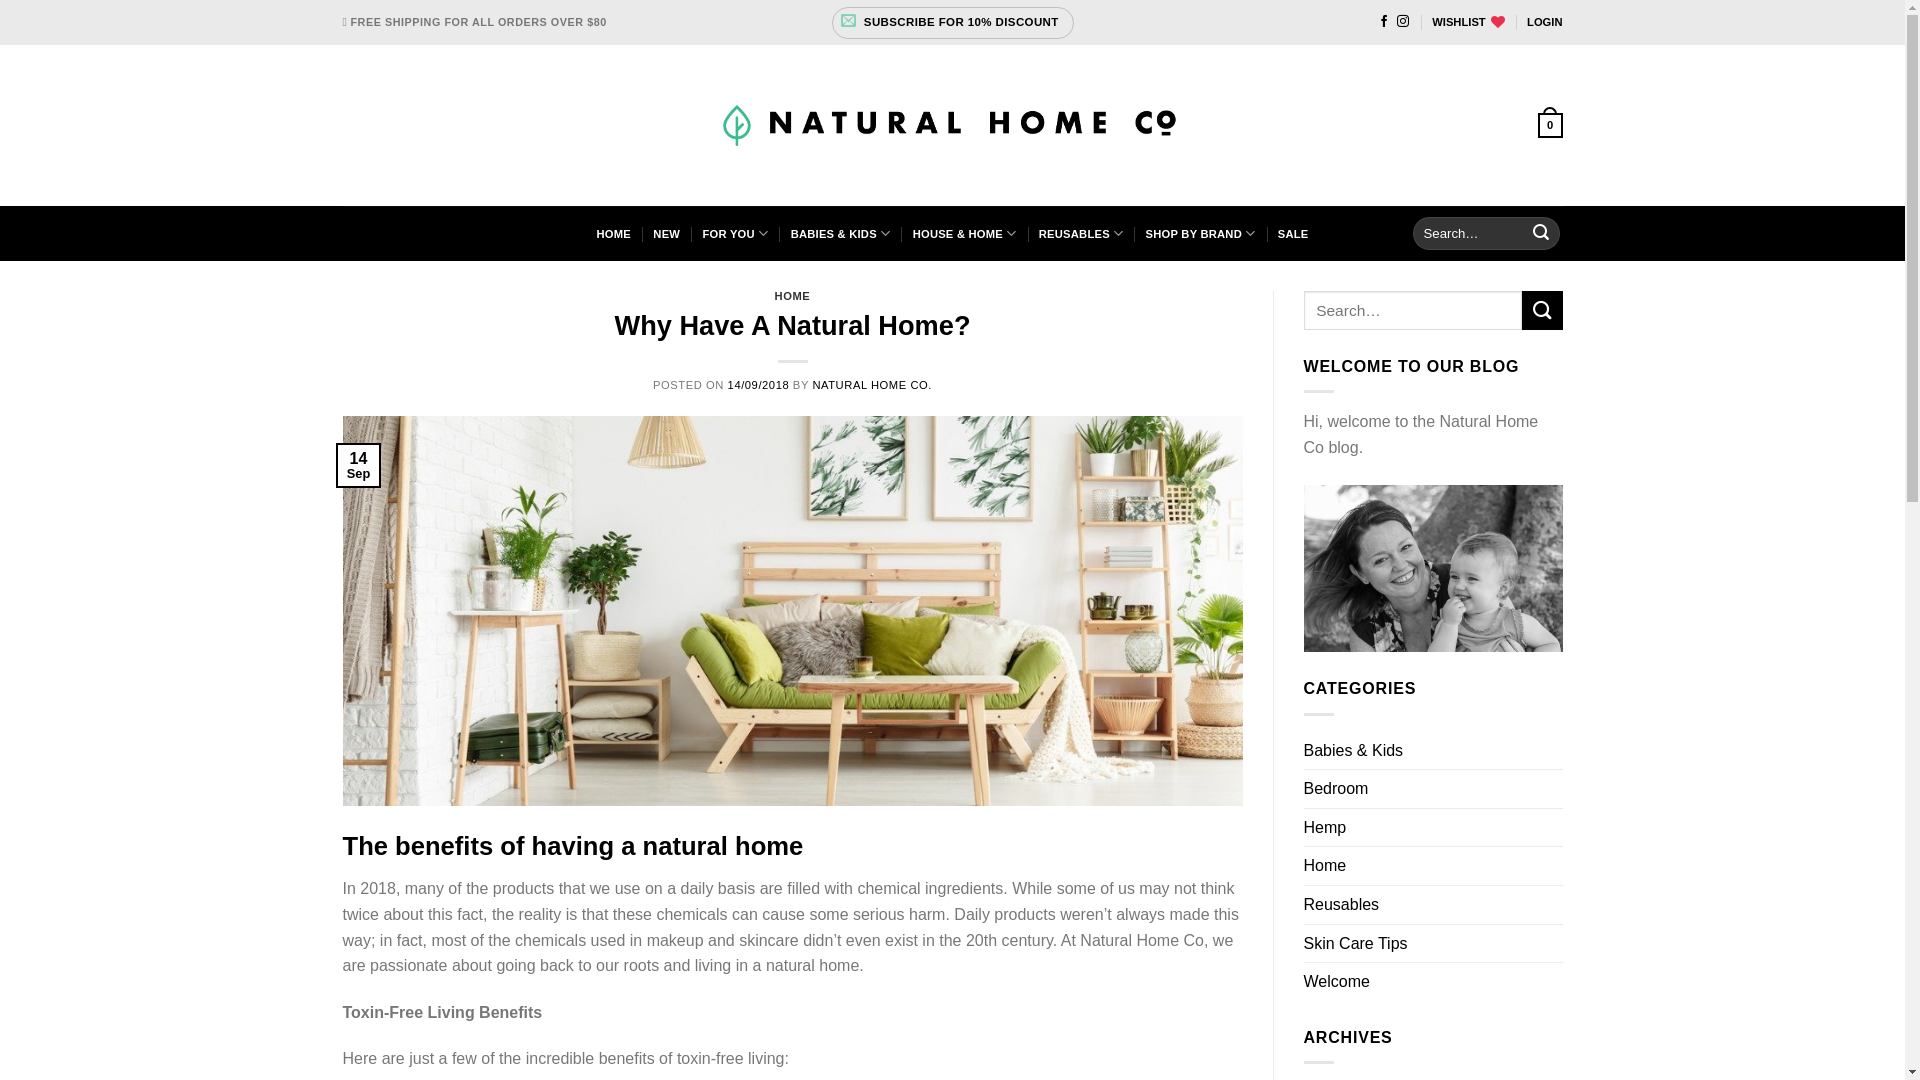  I want to click on '0', so click(1549, 125).